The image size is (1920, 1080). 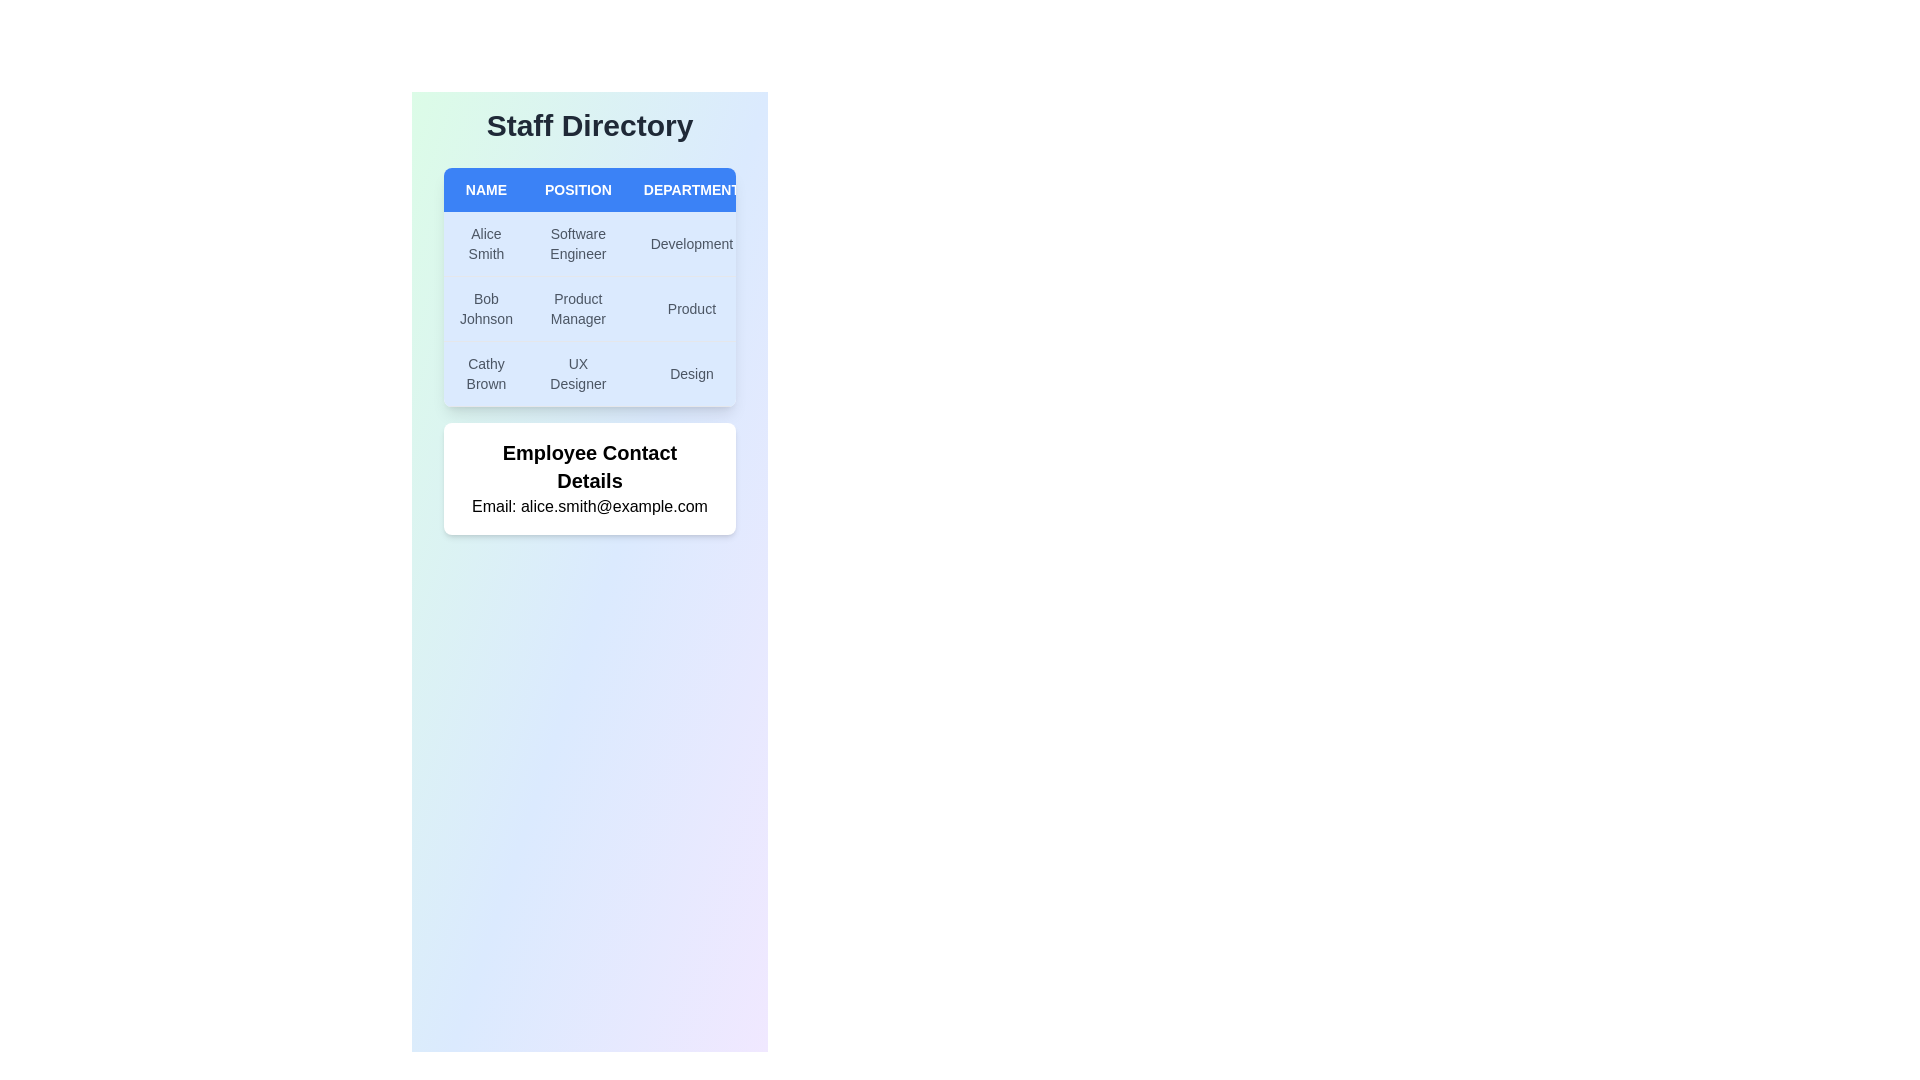 I want to click on the table row containing 'Bob Johnson', 'Product Manager', and 'Product', so click(x=647, y=308).